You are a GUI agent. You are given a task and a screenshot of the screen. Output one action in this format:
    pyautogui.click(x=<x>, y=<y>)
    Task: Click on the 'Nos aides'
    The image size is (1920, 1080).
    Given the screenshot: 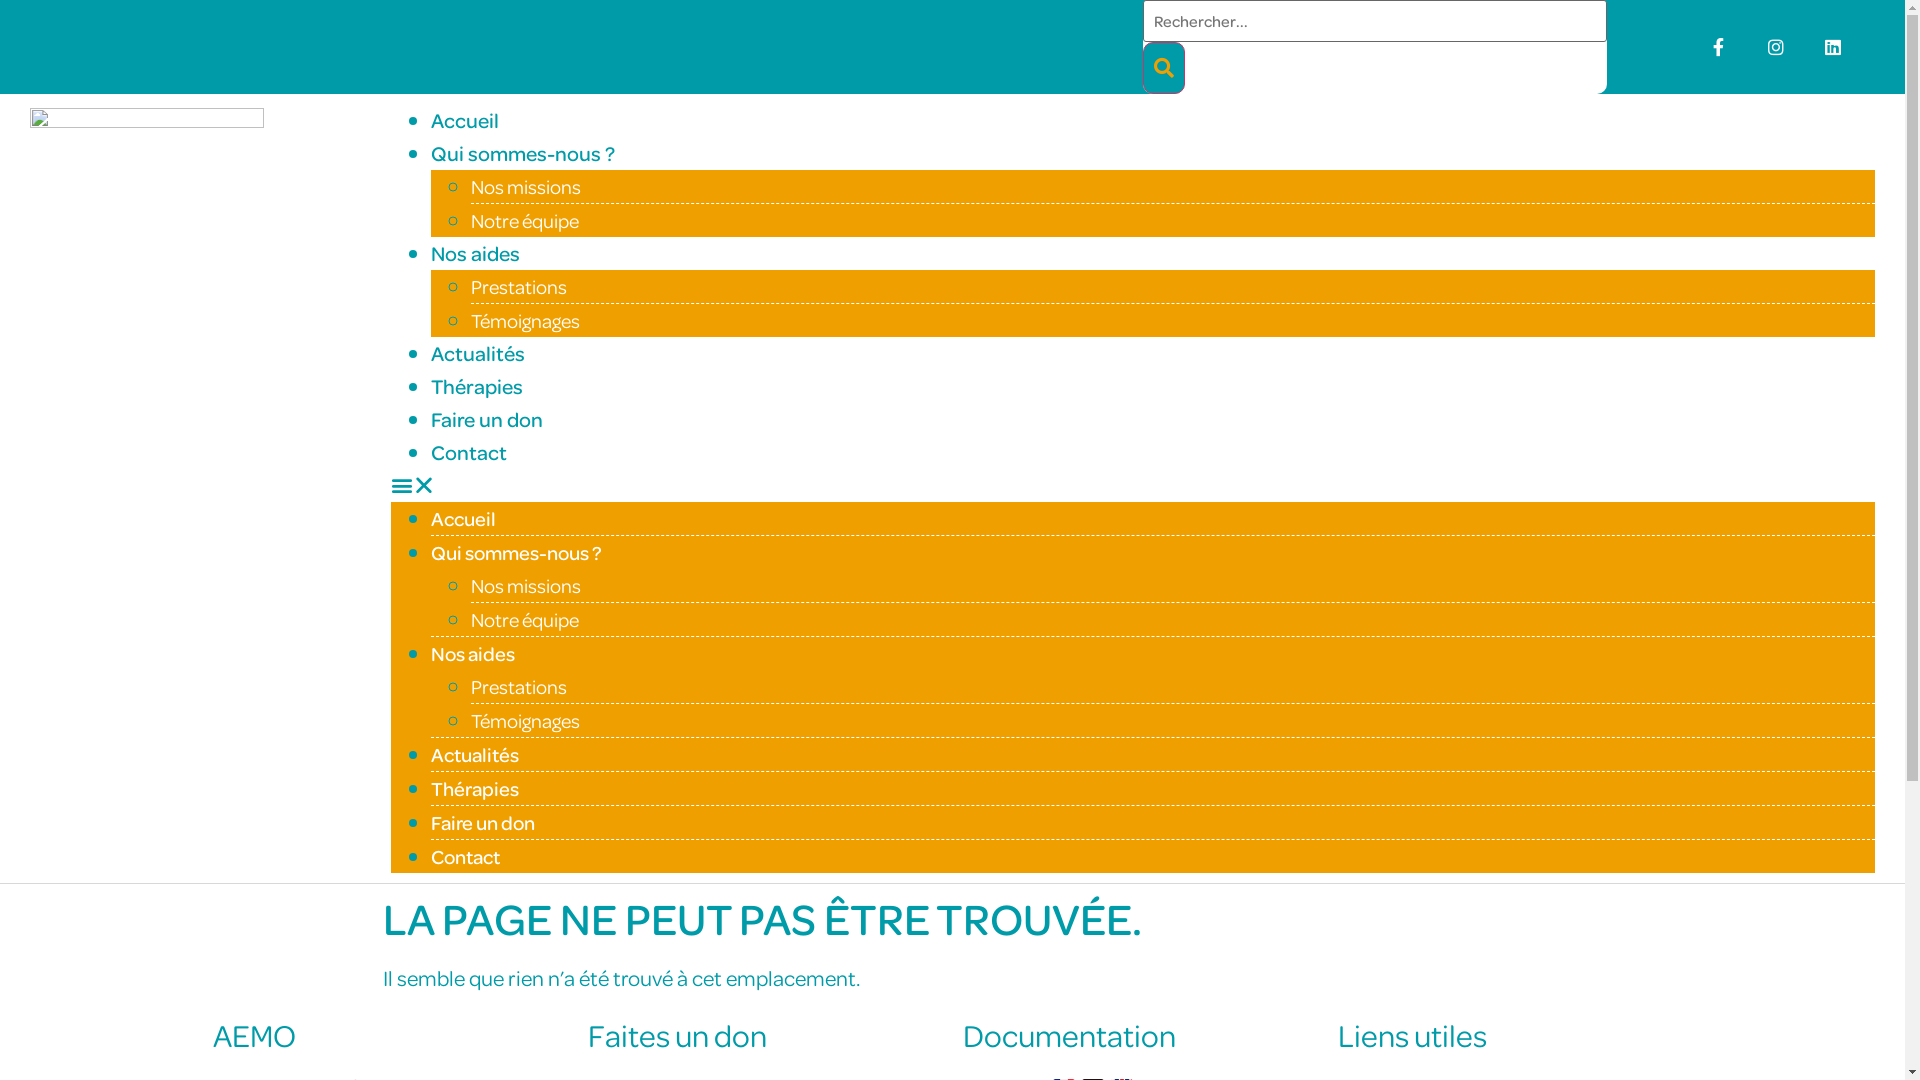 What is the action you would take?
    pyautogui.click(x=472, y=653)
    